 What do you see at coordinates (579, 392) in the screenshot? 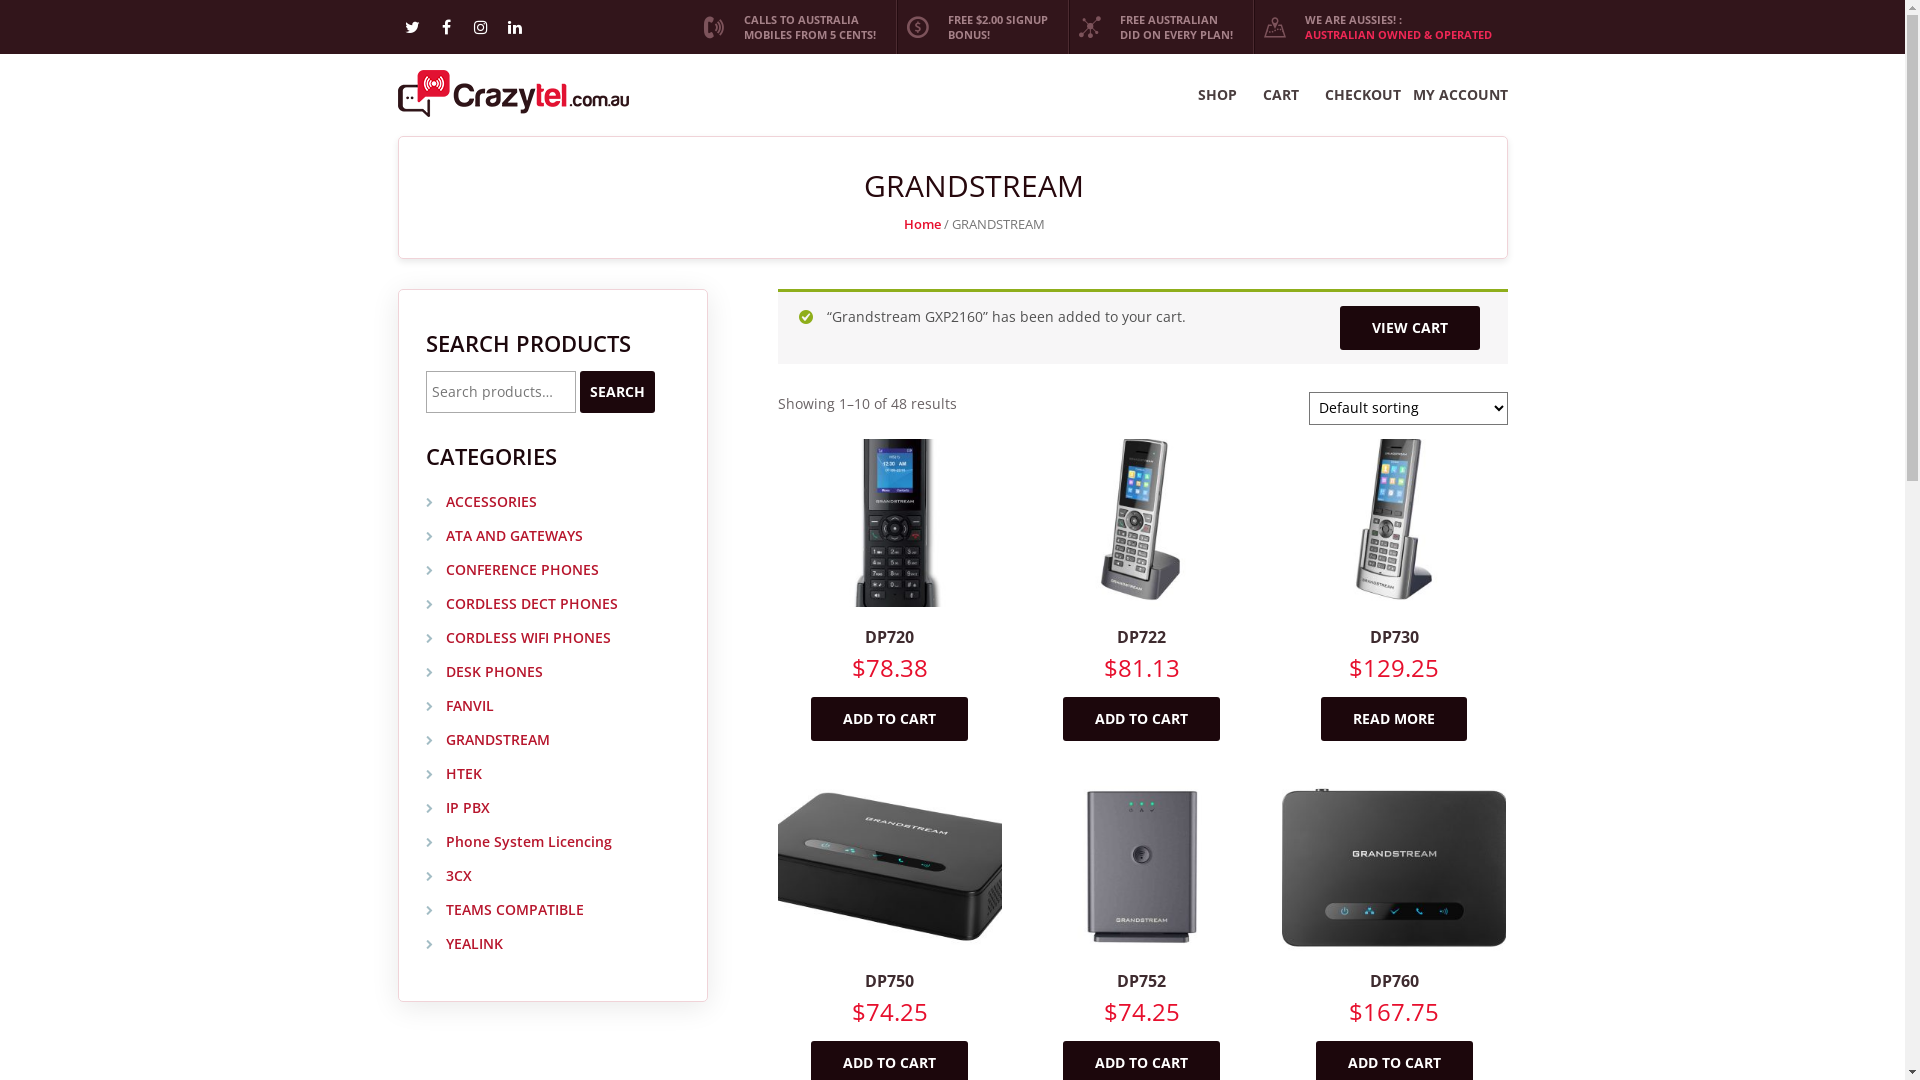
I see `'SEARCH'` at bounding box center [579, 392].